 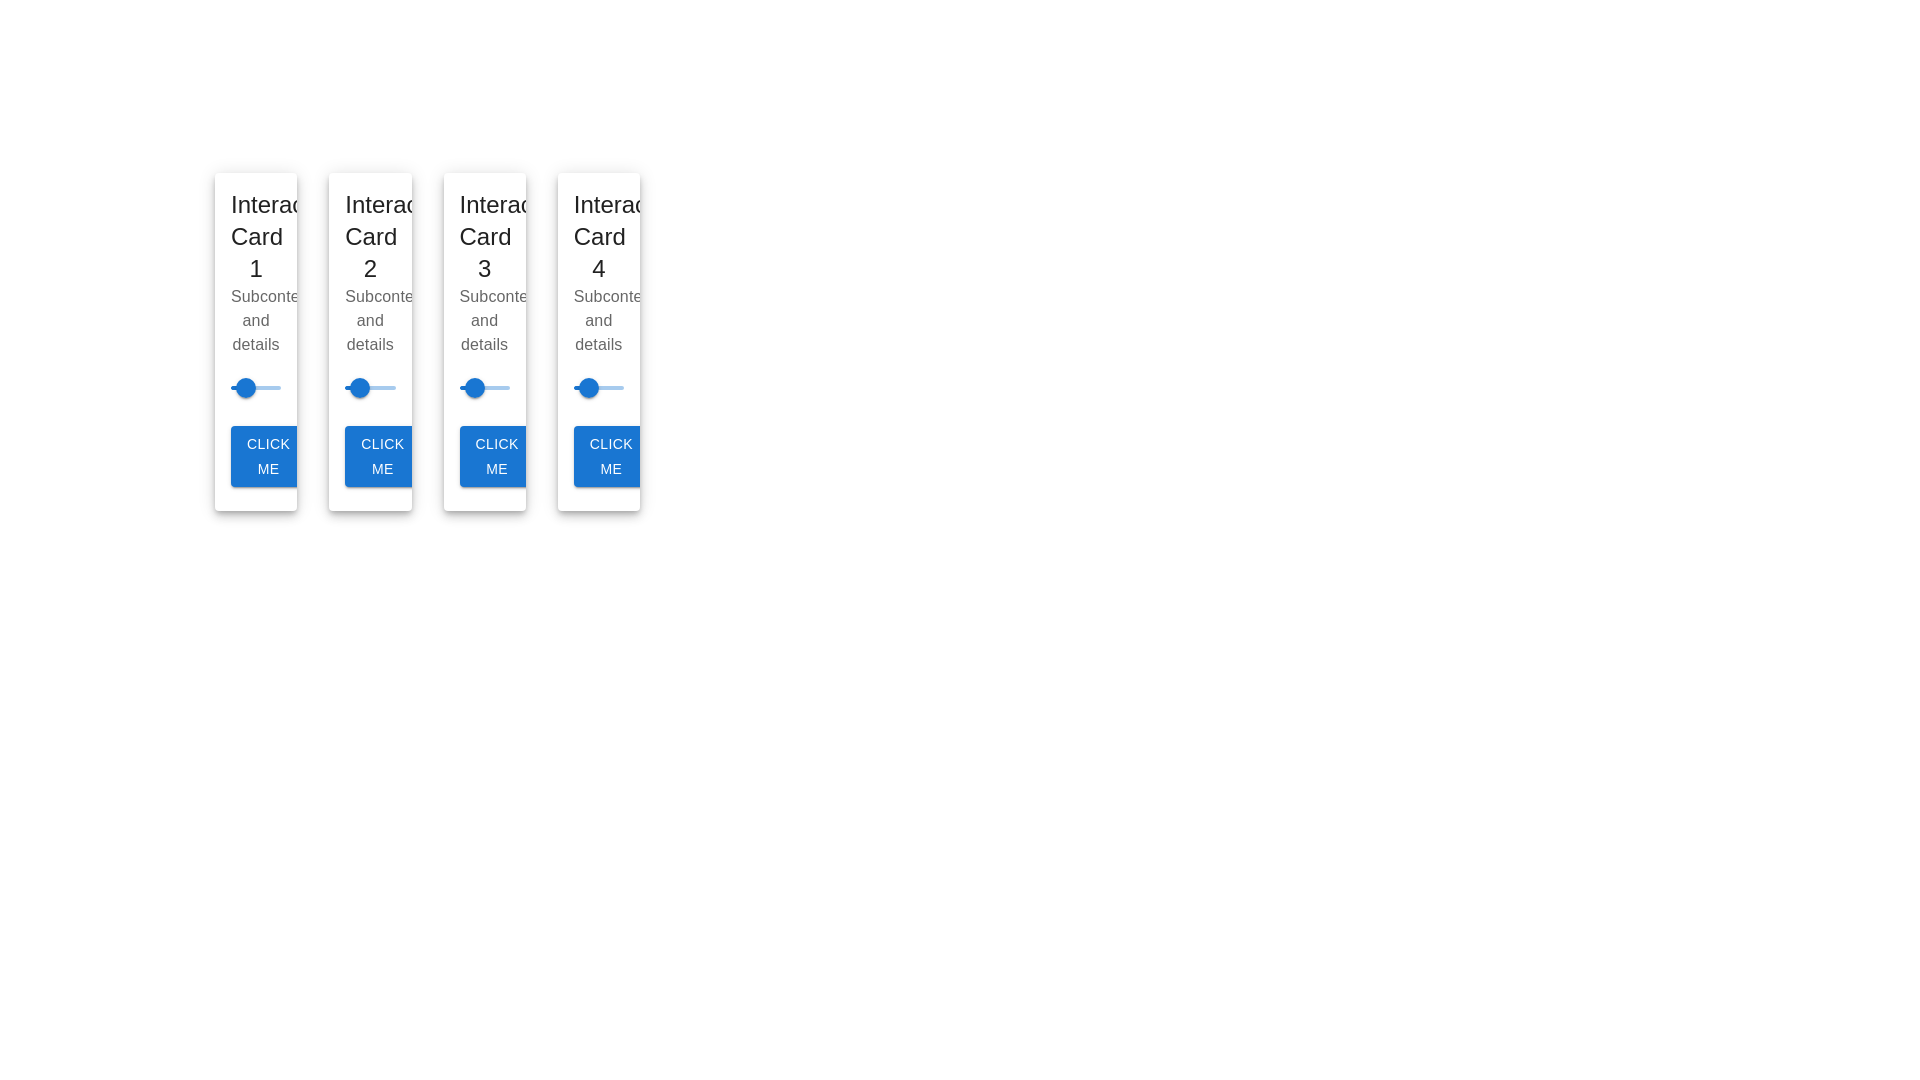 What do you see at coordinates (268, 388) in the screenshot?
I see `the slider` at bounding box center [268, 388].